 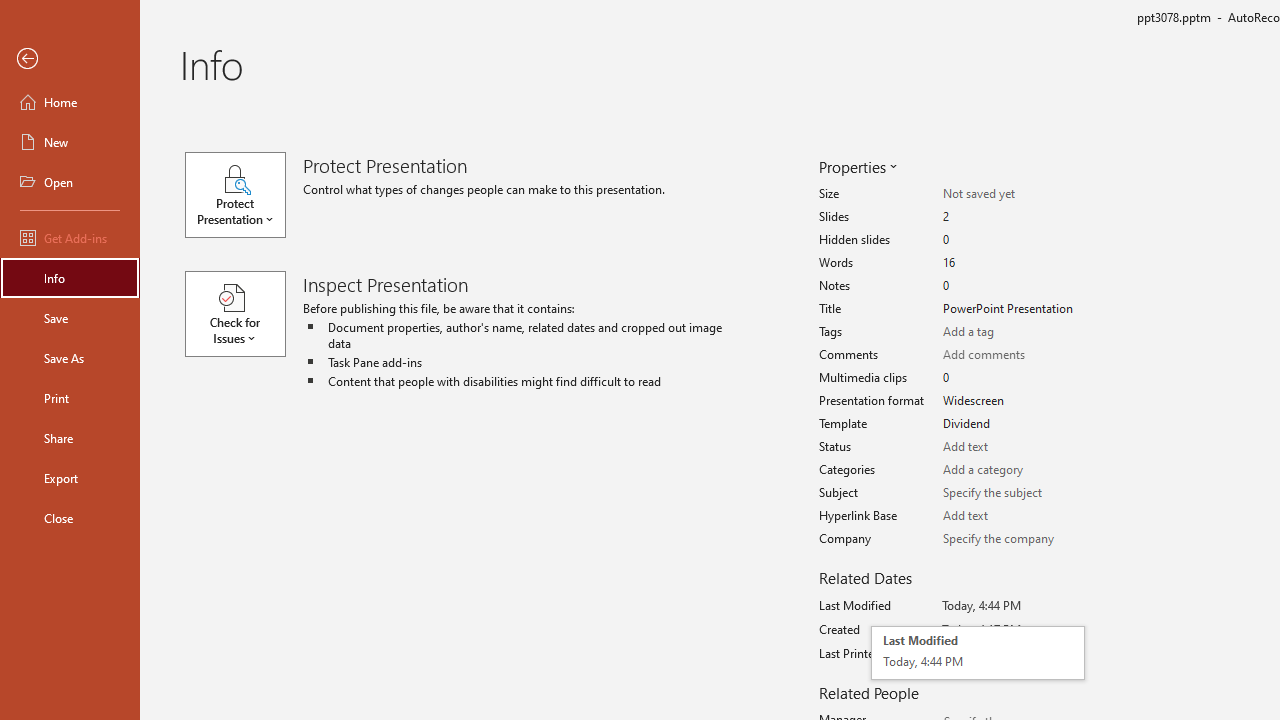 I want to click on 'Info', so click(x=69, y=277).